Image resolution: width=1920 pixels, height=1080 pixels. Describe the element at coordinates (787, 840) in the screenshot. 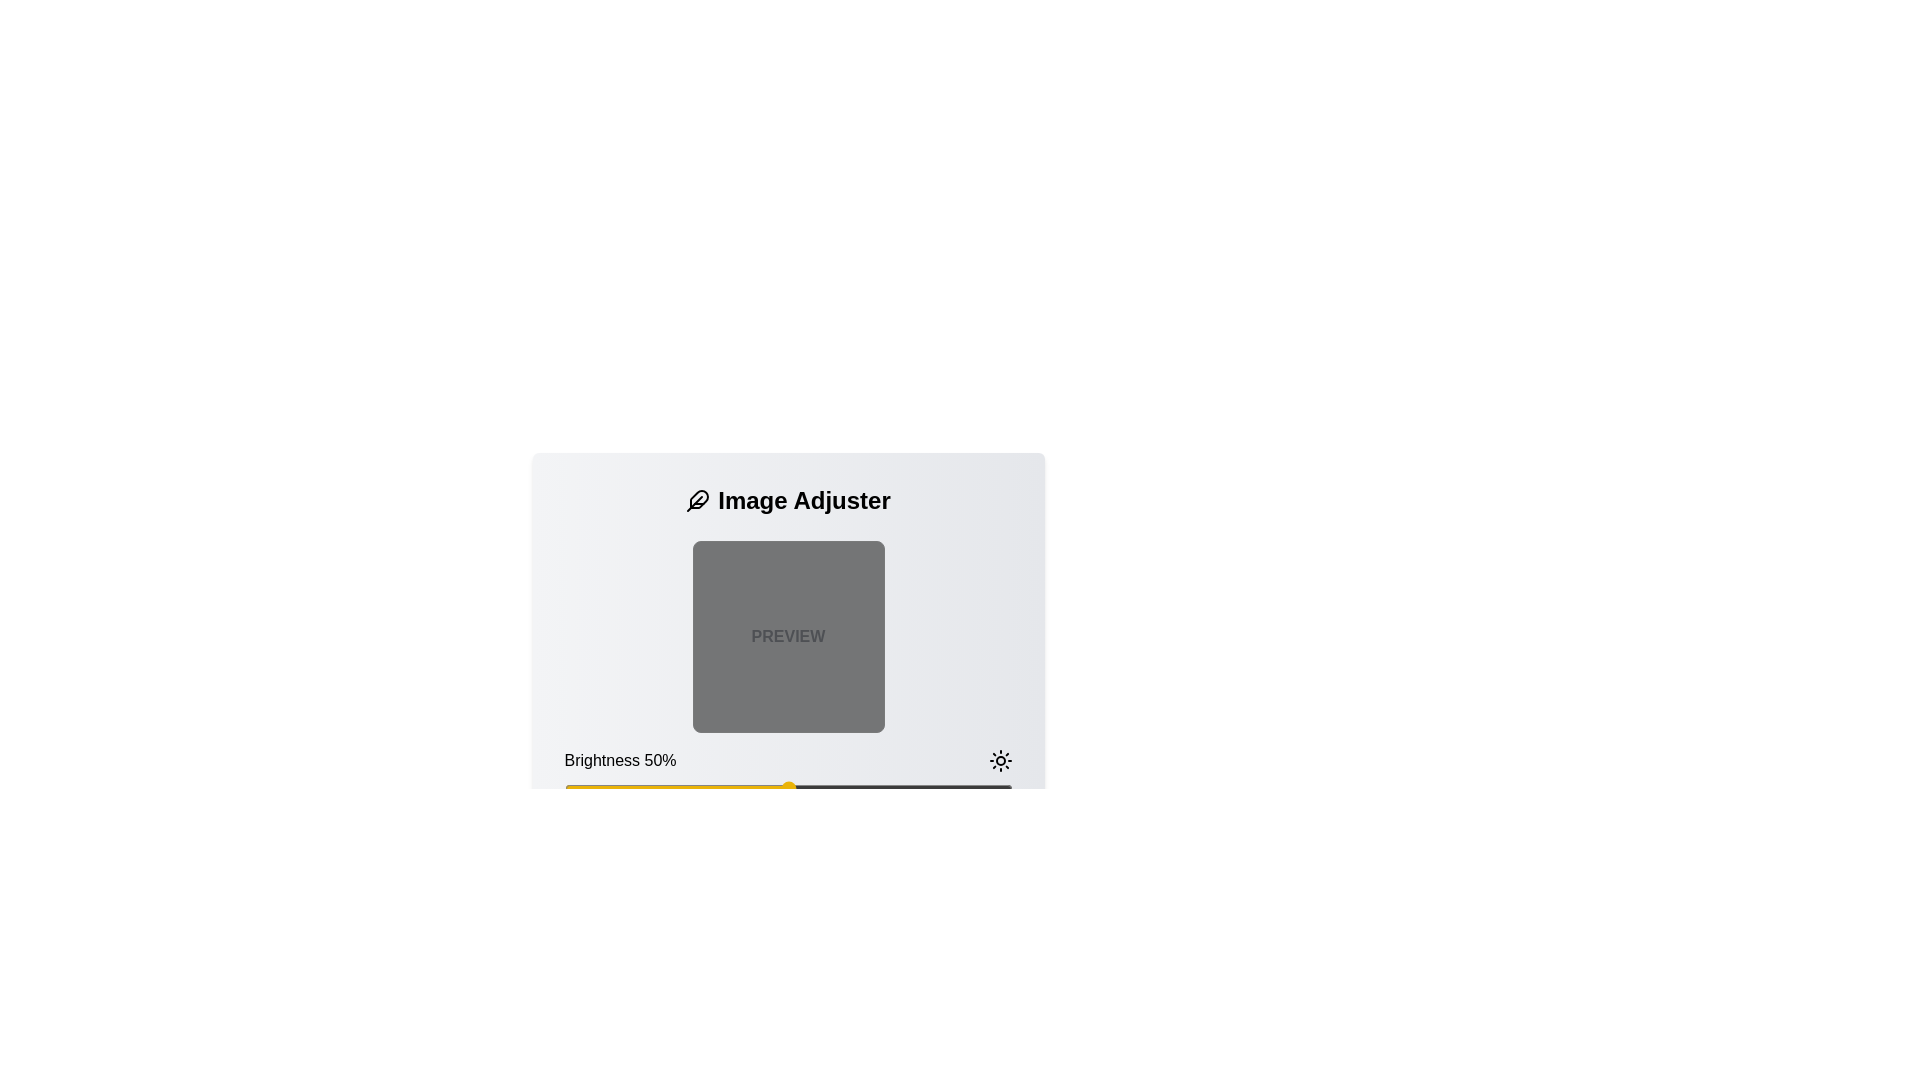

I see `the text element indicating the current contrast adjustment setting at 50%, which is located to the left and center of the slider, with a moon-shaped icon on its right` at that location.